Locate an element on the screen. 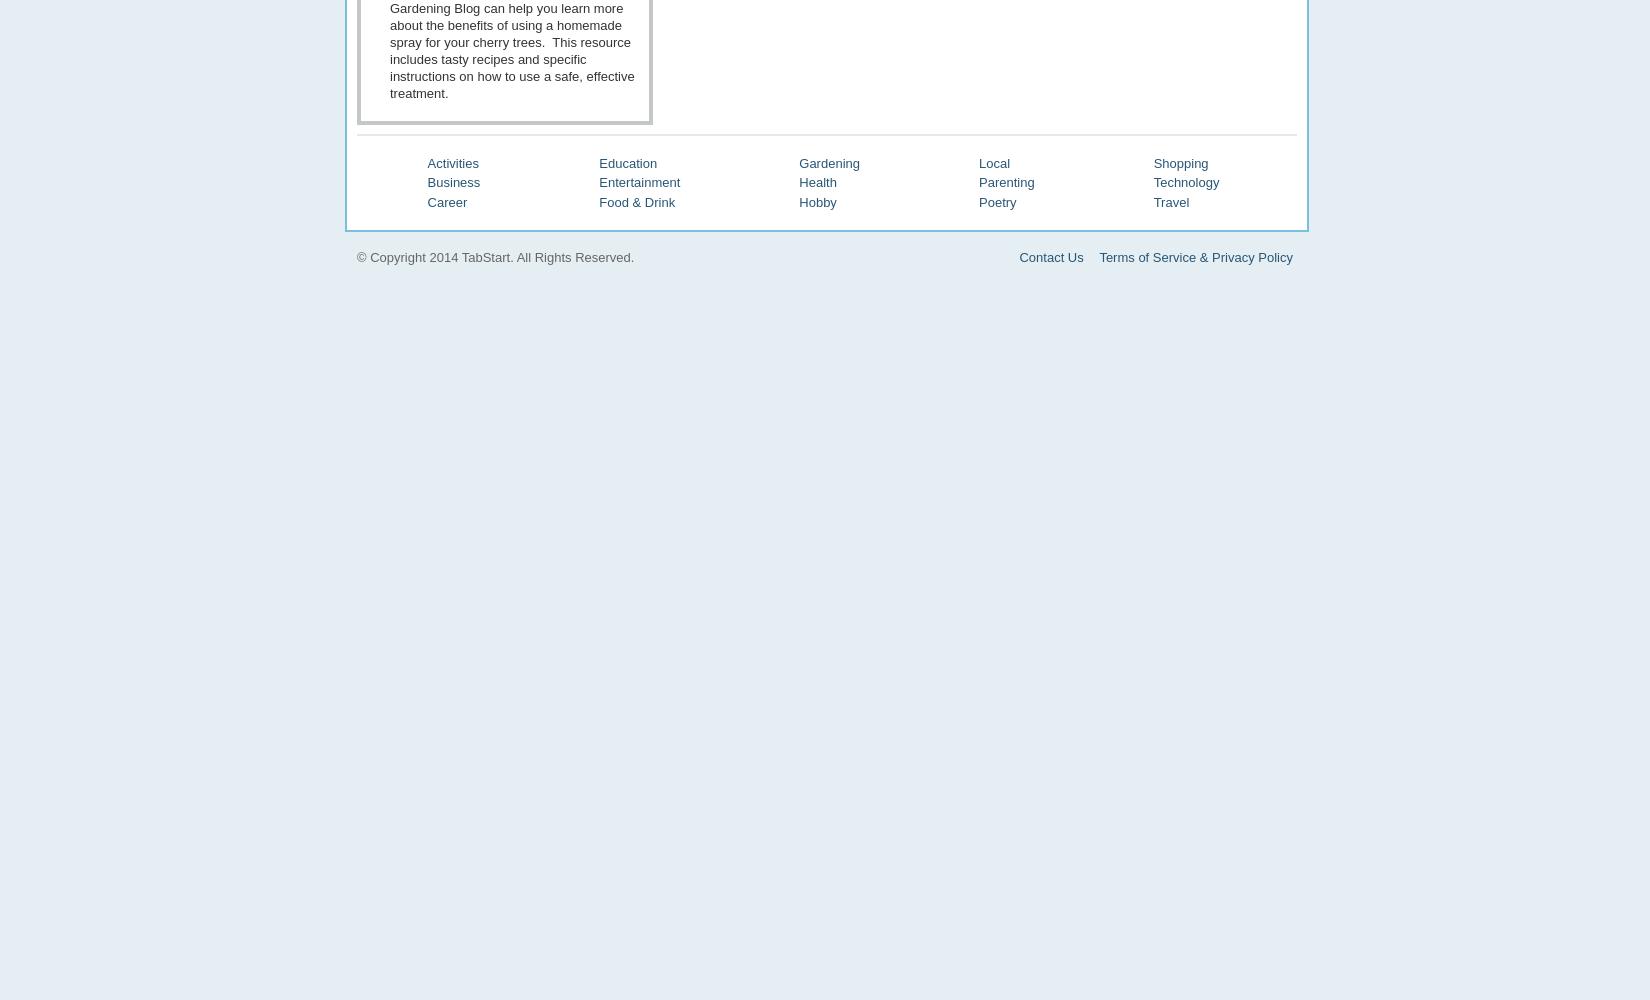  'Travel' is located at coordinates (1171, 200).